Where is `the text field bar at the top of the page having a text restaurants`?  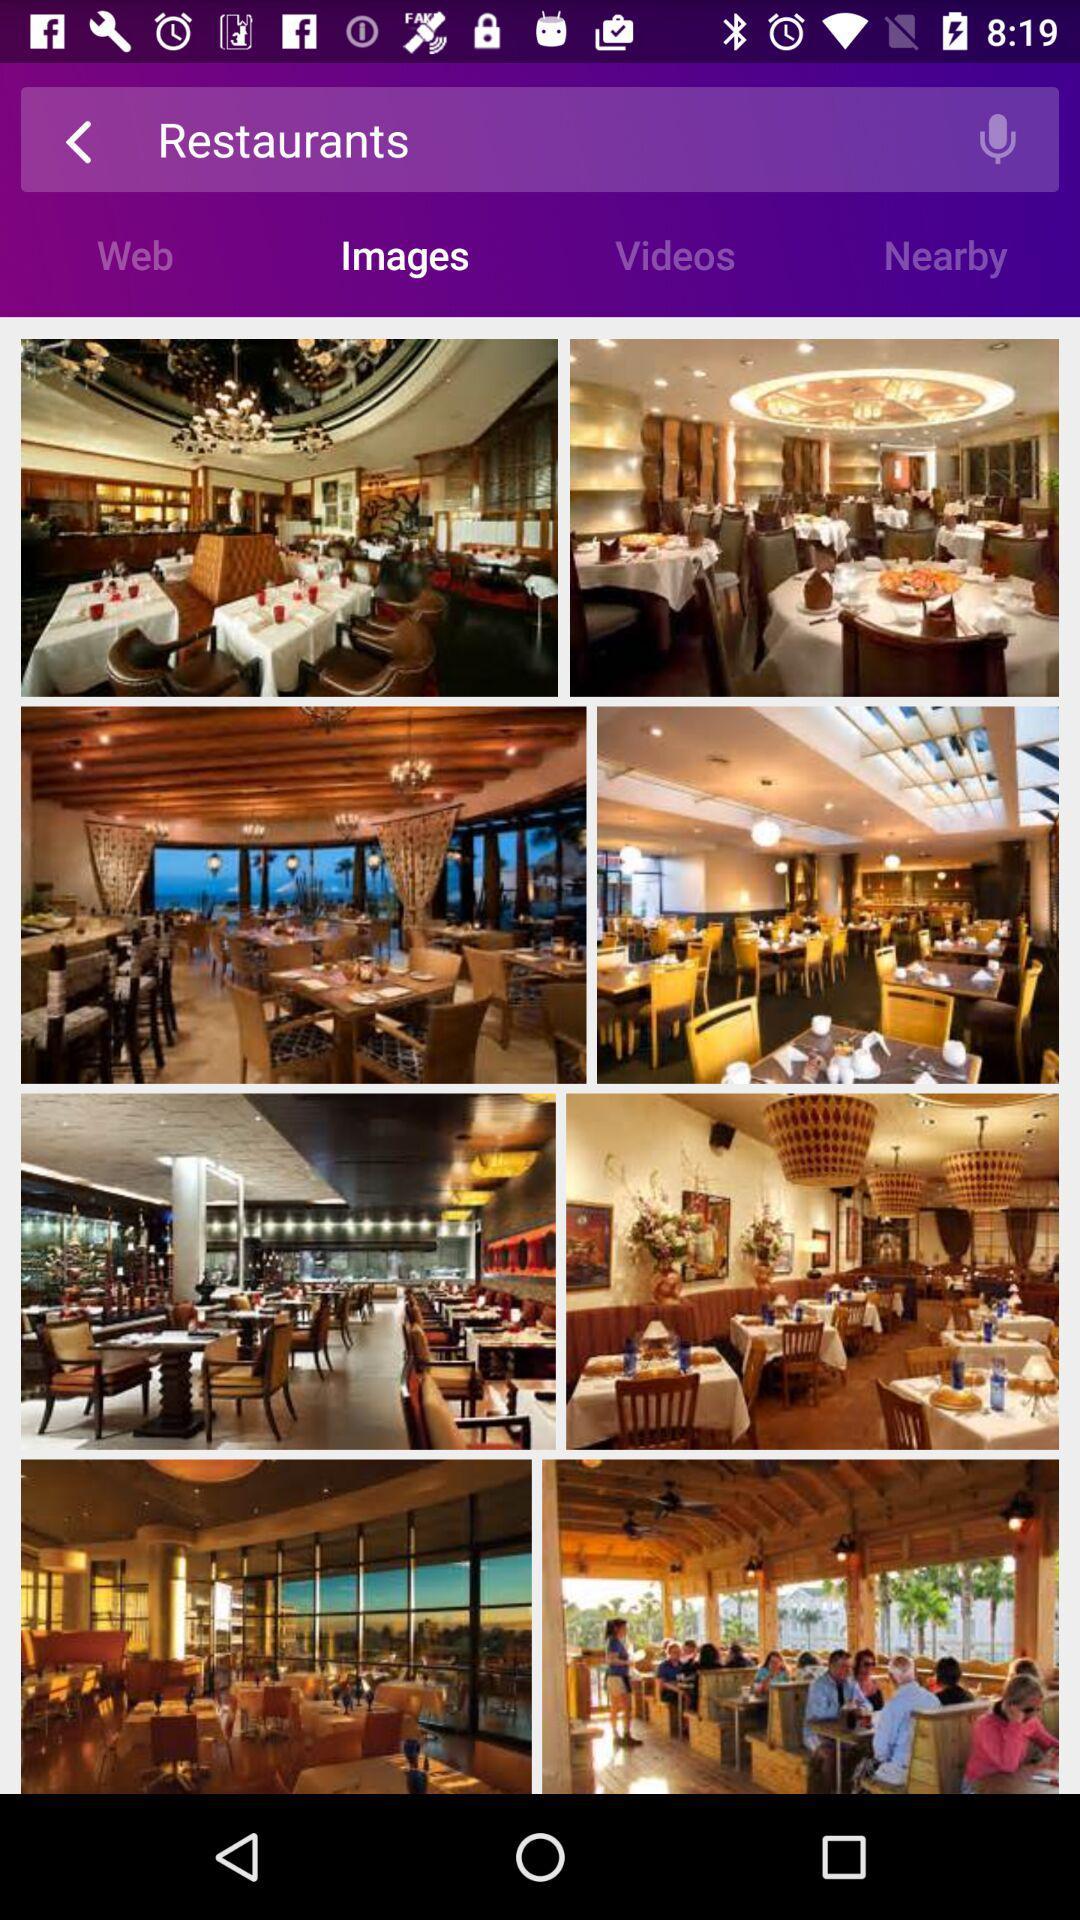
the text field bar at the top of the page having a text restaurants is located at coordinates (547, 138).